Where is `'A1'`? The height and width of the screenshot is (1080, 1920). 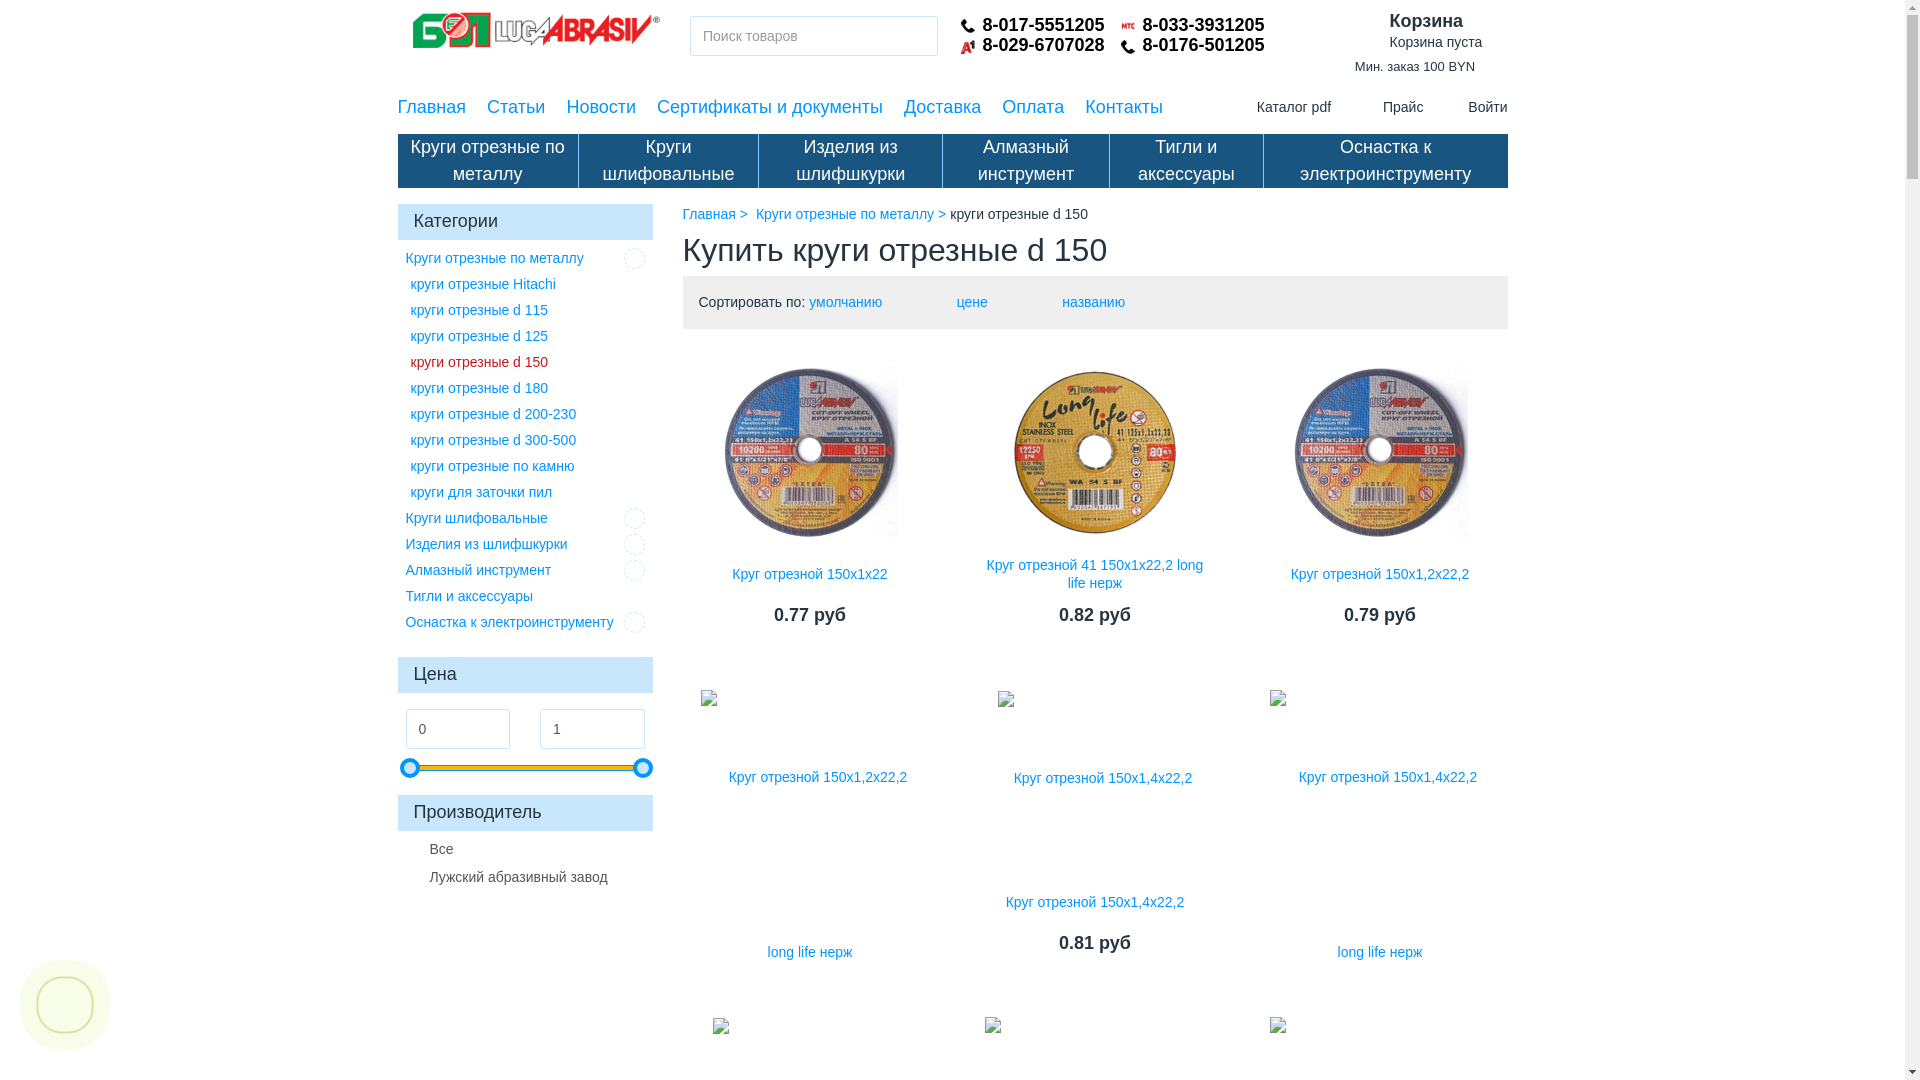
'A1' is located at coordinates (968, 45).